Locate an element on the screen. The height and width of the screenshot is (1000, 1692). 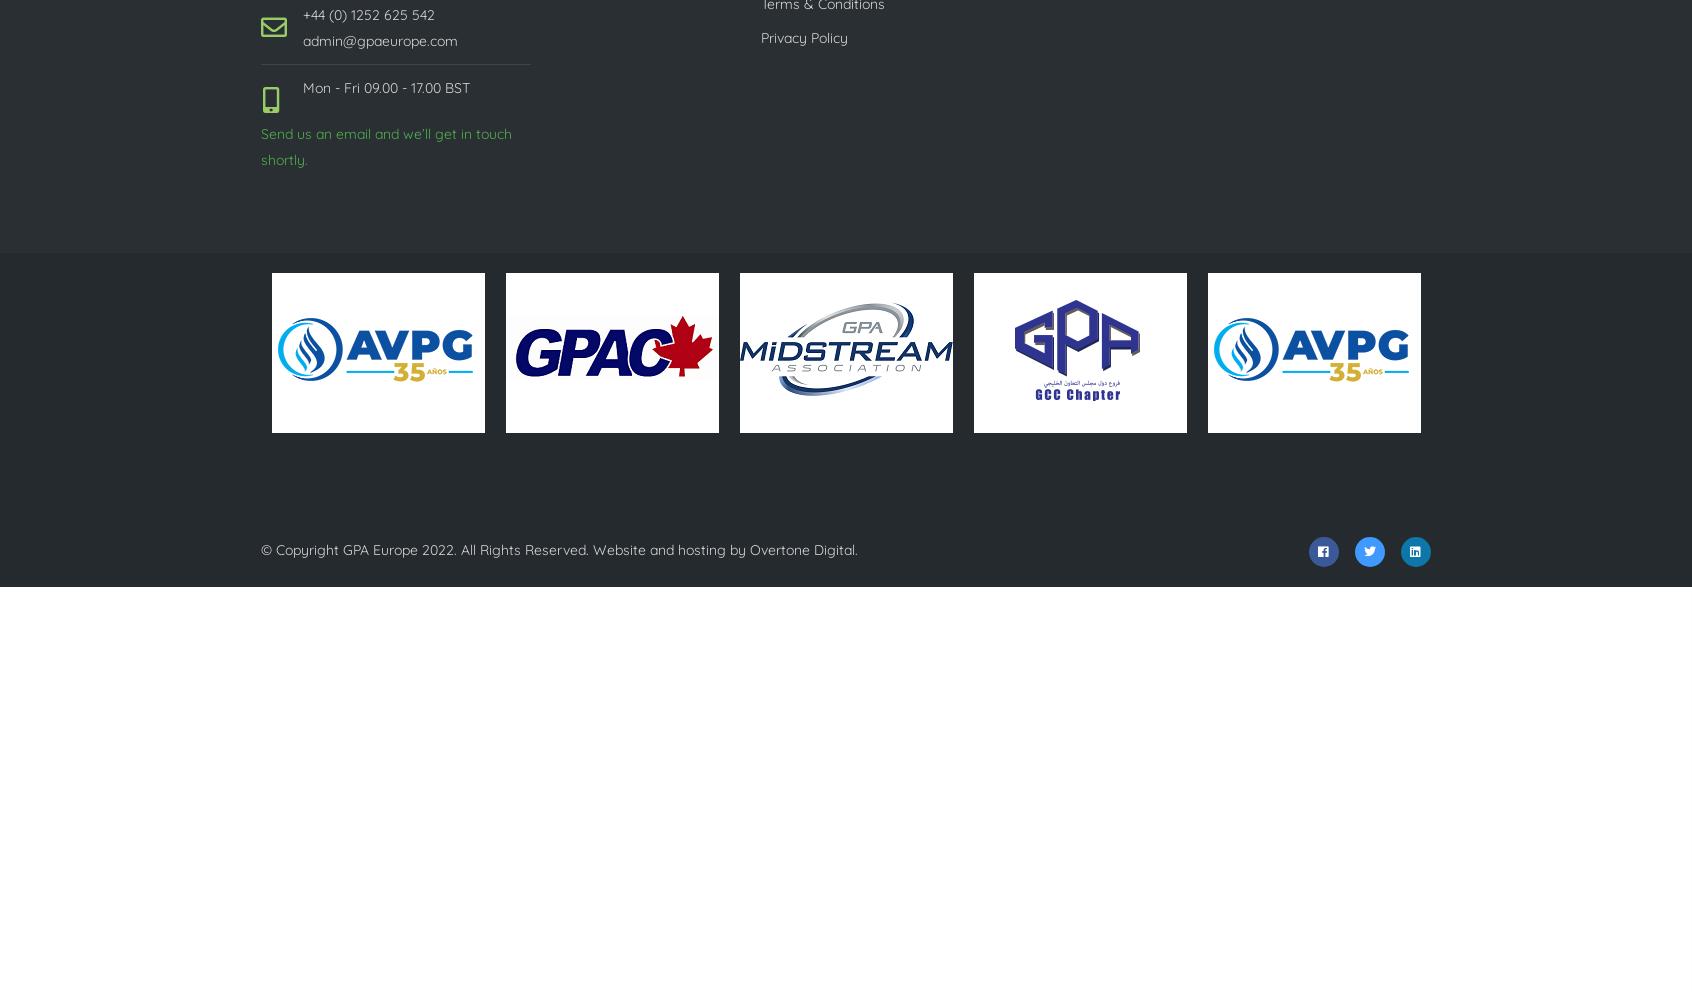
'Mon - Fri 09.00 - 17.00 BST' is located at coordinates (386, 86).